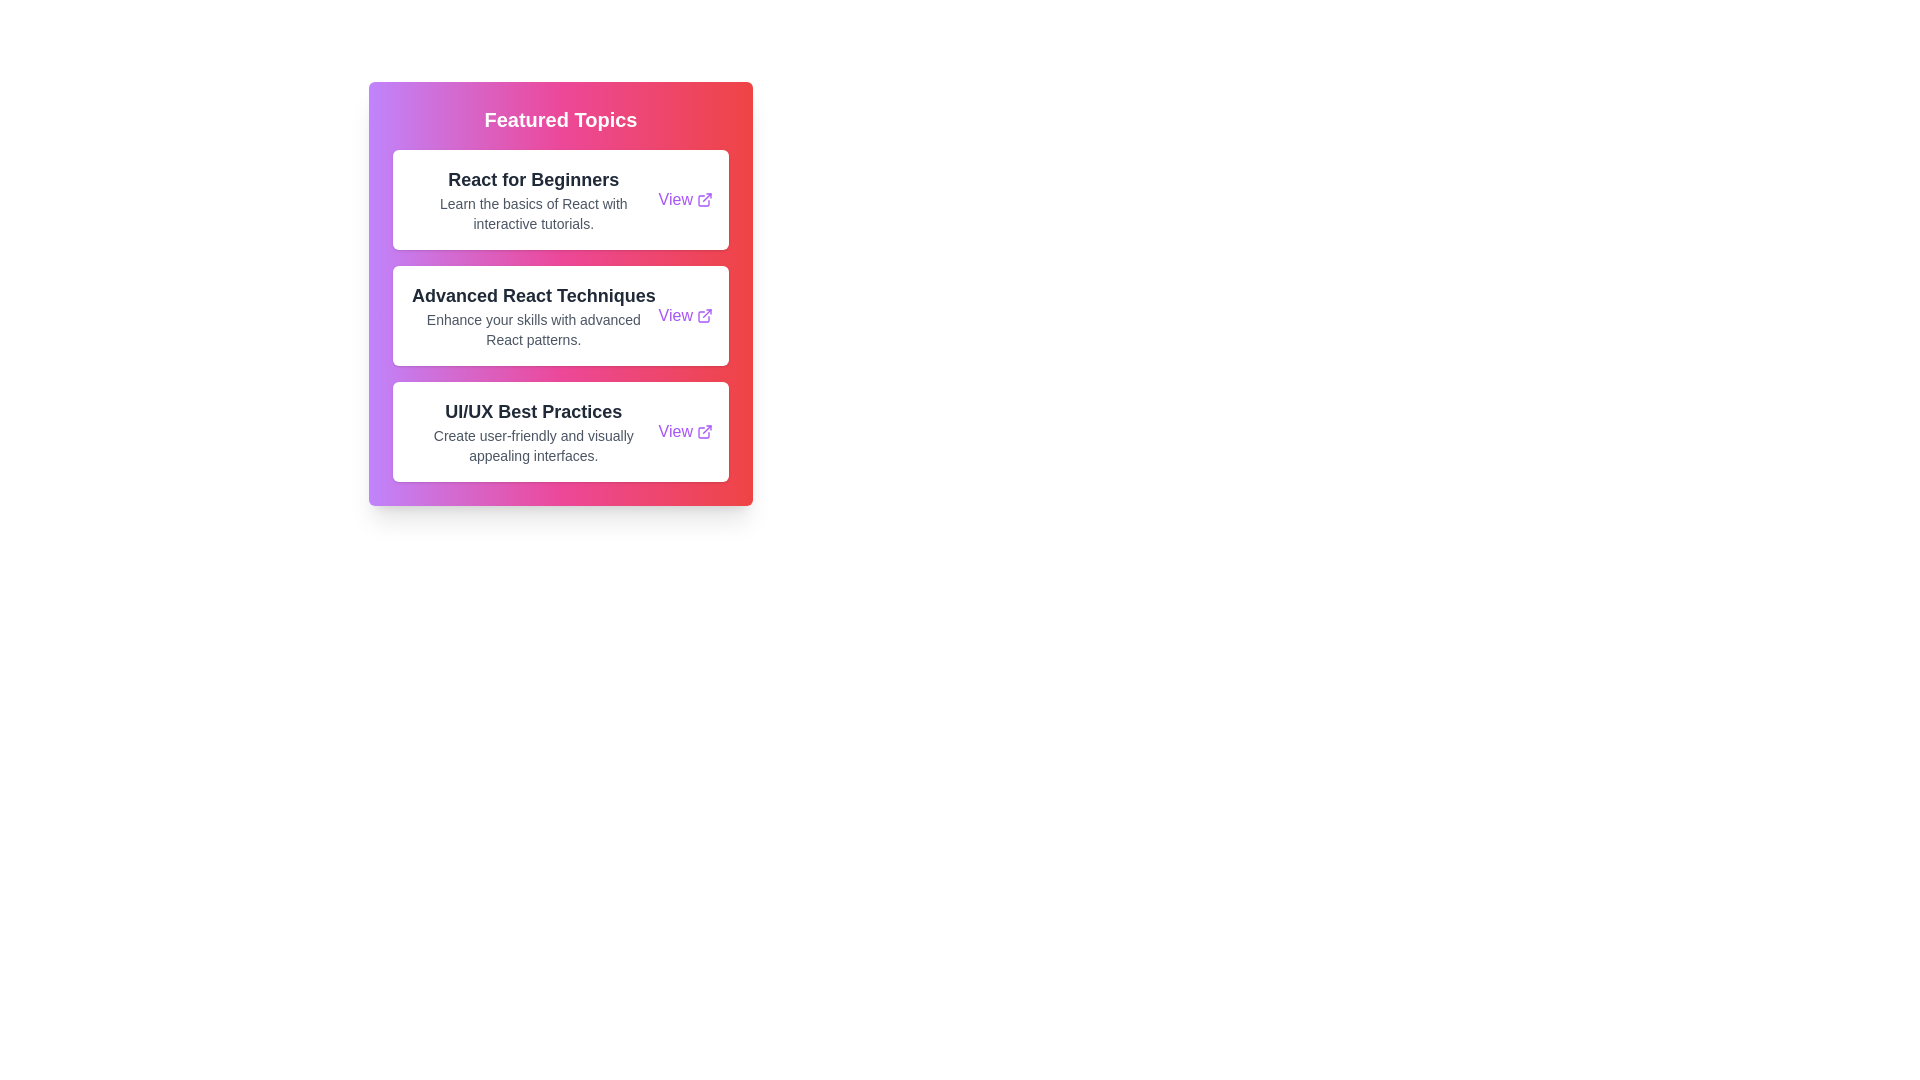  What do you see at coordinates (675, 200) in the screenshot?
I see `the 'View' text label, which is styled as a hyperlink in purple font, located to the right of the topic description for 'React for Beginners'` at bounding box center [675, 200].